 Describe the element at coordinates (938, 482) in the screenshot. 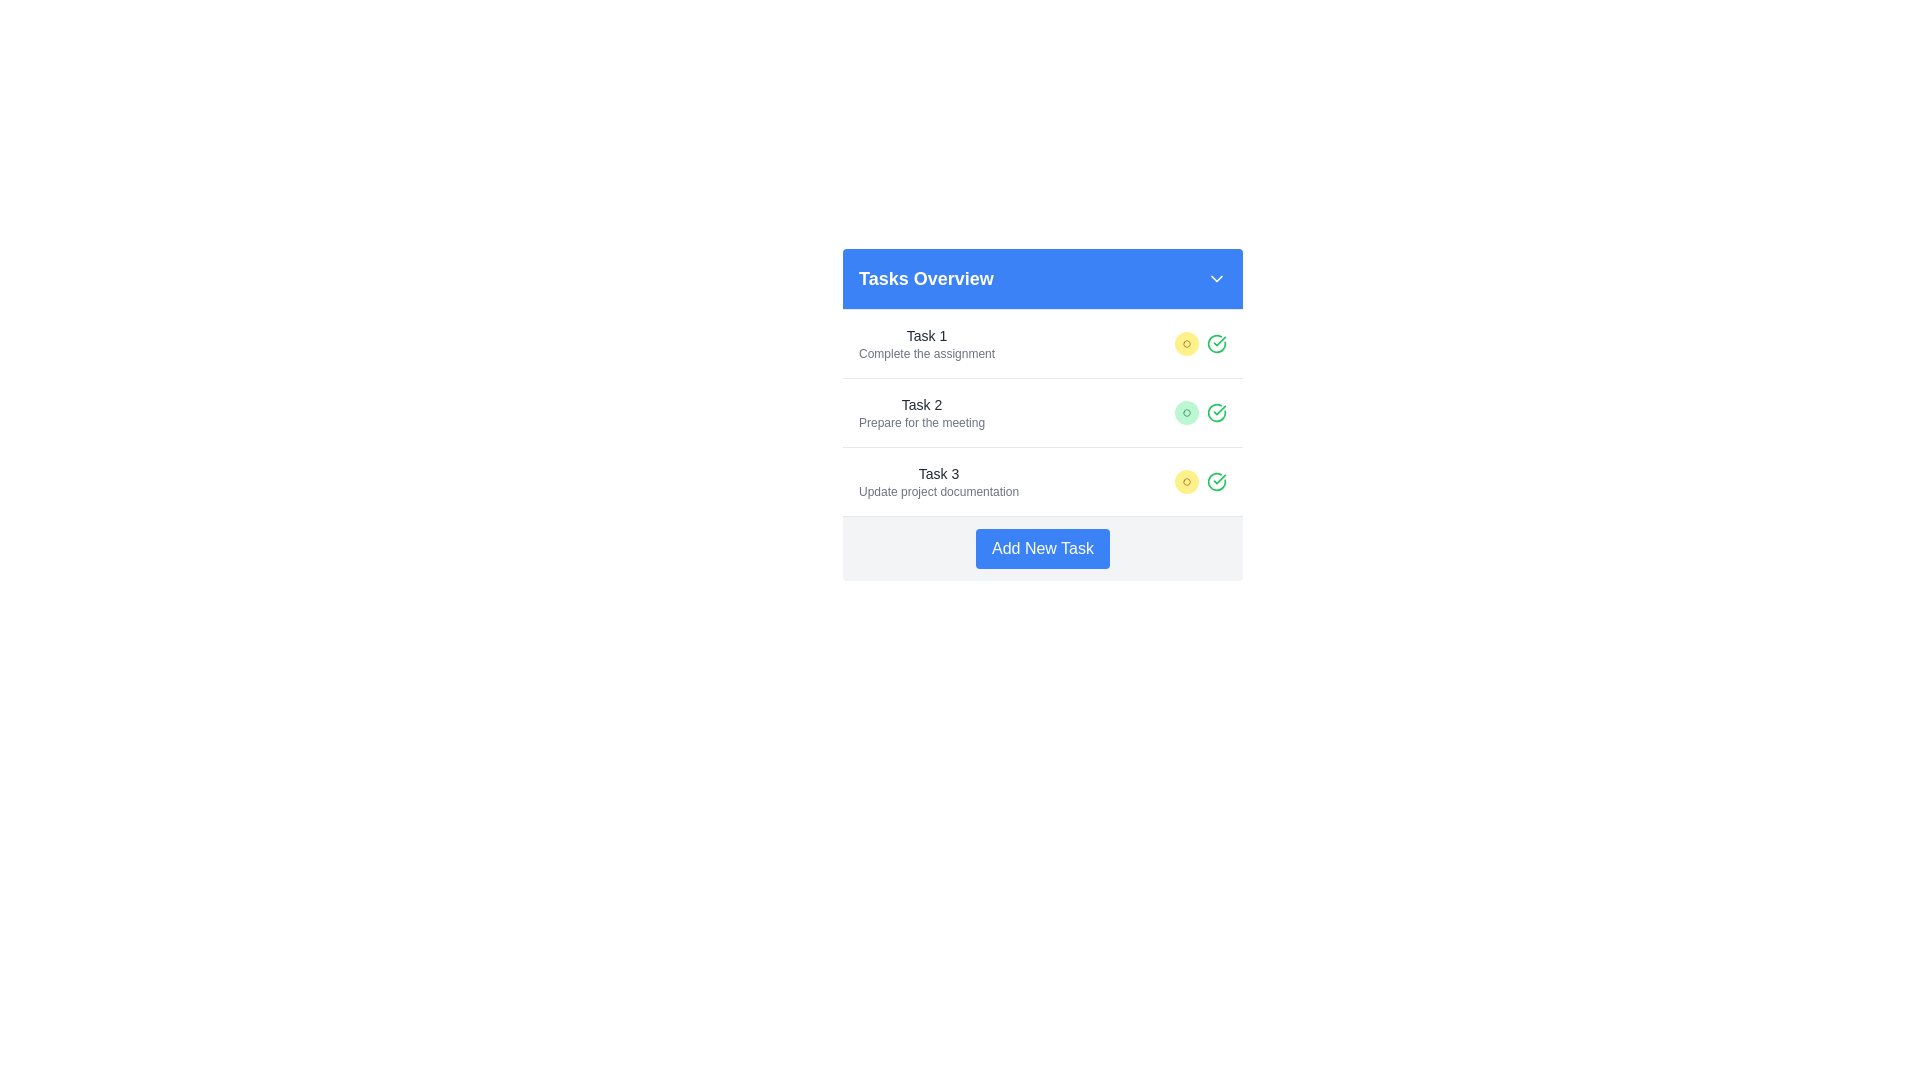

I see `task information displayed in the text block titled 'Task 3' with the subtitle 'Update project documentation', located in the third row of the task list under the 'Tasks Overview' header` at that location.